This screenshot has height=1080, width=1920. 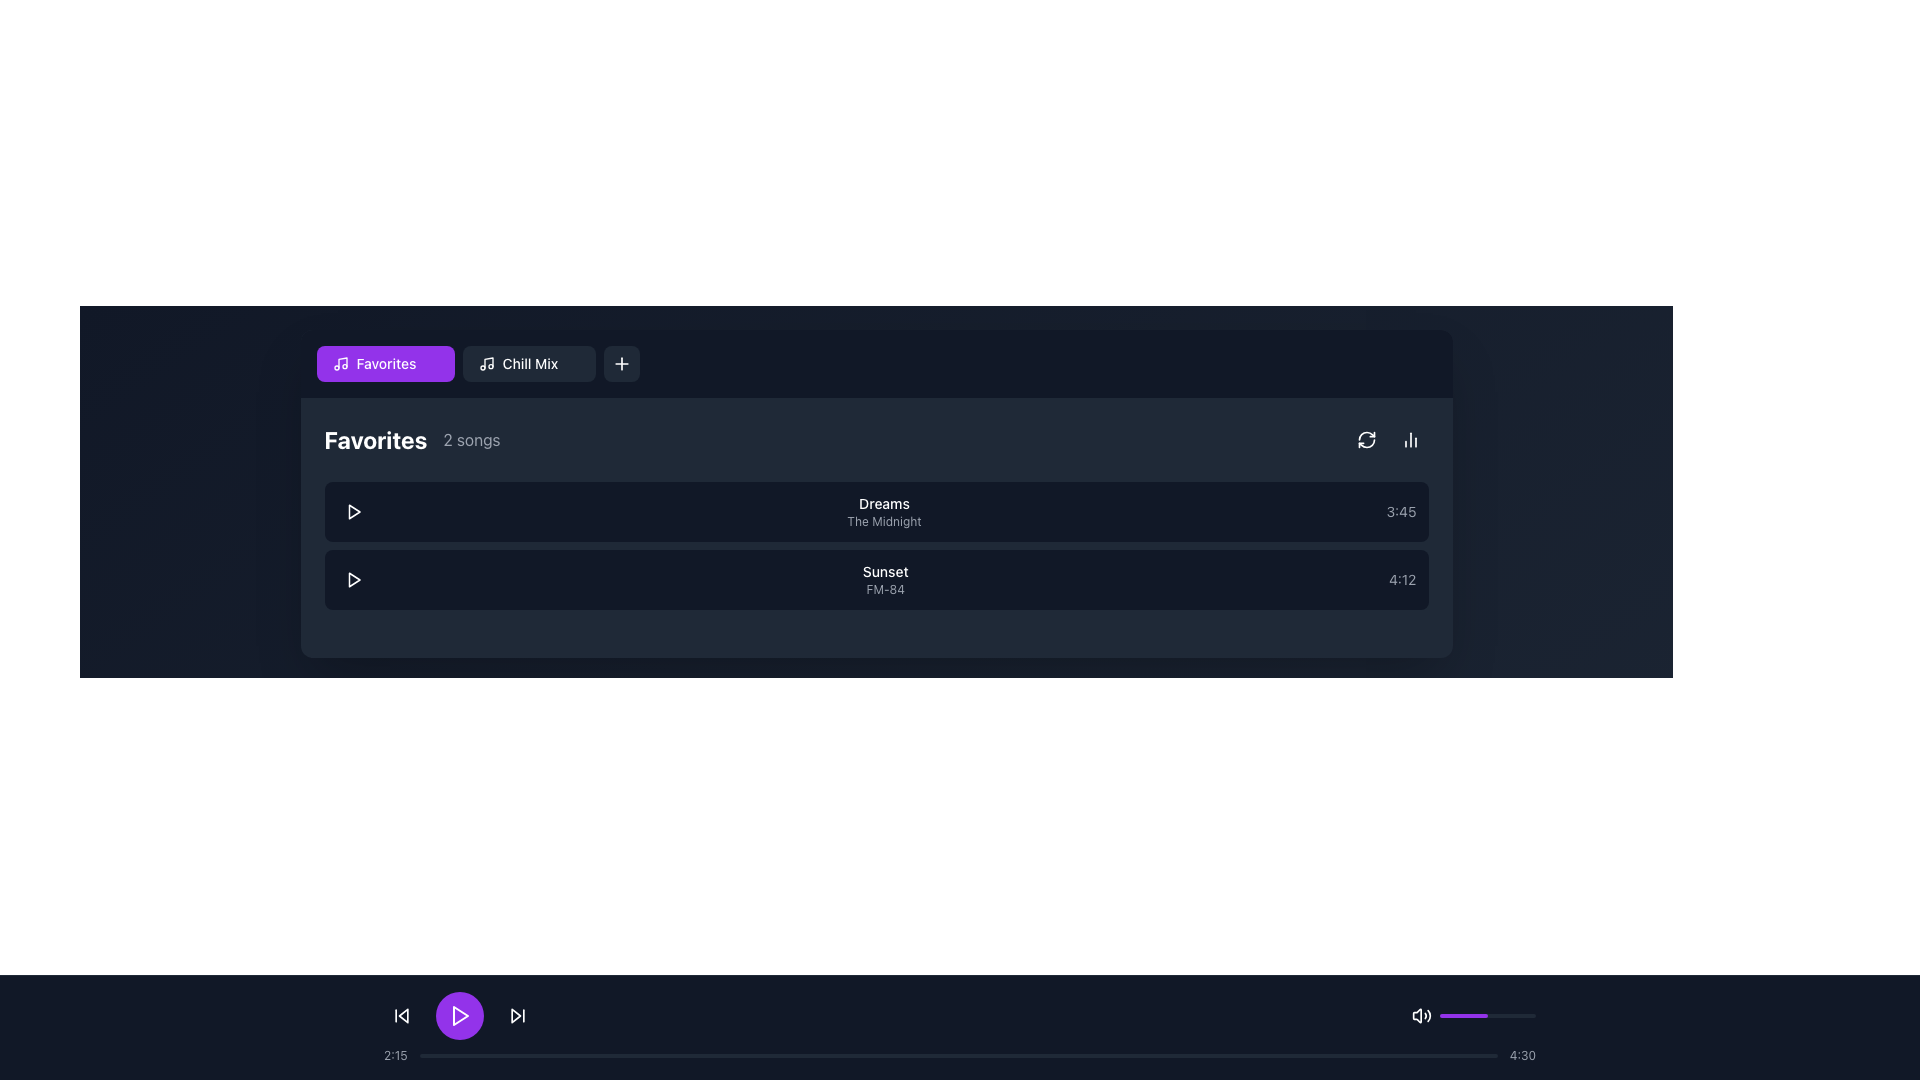 What do you see at coordinates (883, 511) in the screenshot?
I see `the text label displaying the song title 'Dreams' and artist name 'The Midnight', which is the first item in a vertical list of songs located below the 'Favorites' heading` at bounding box center [883, 511].